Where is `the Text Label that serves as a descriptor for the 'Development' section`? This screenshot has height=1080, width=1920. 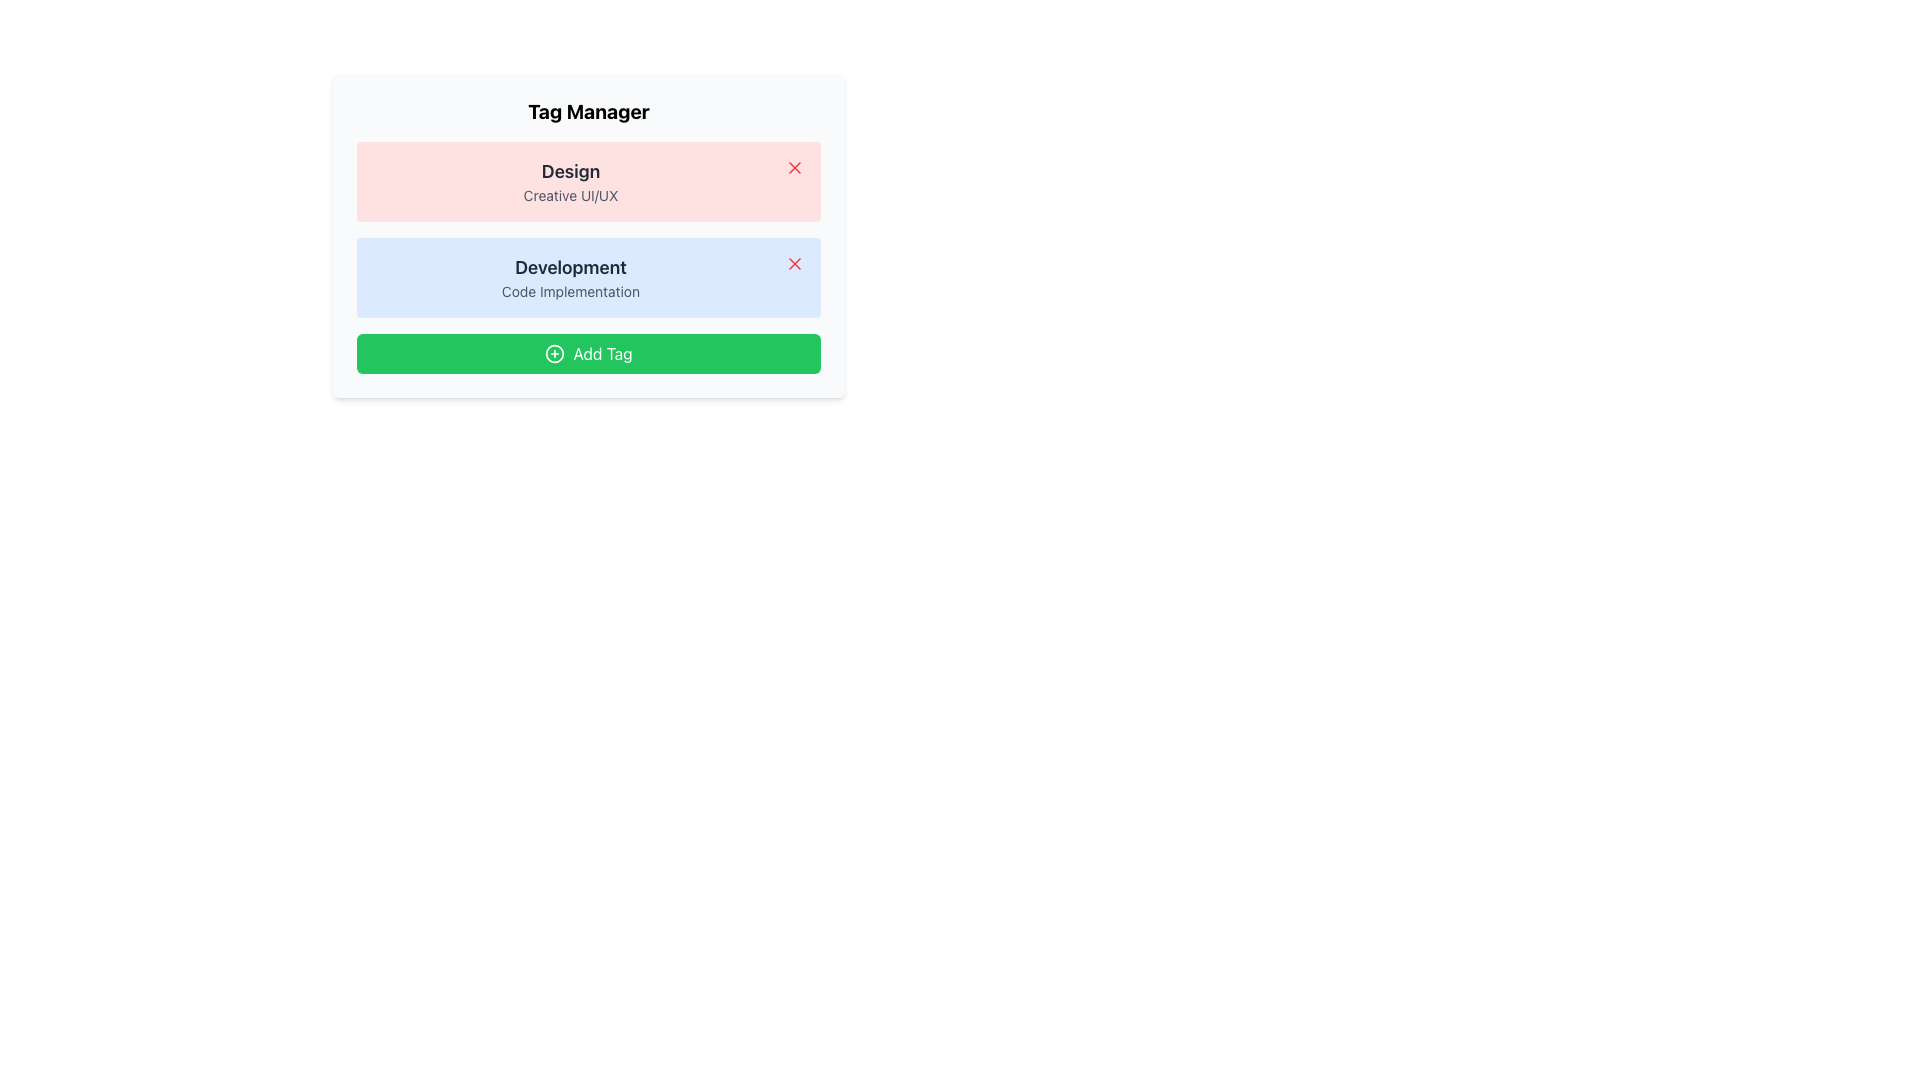
the Text Label that serves as a descriptor for the 'Development' section is located at coordinates (570, 292).